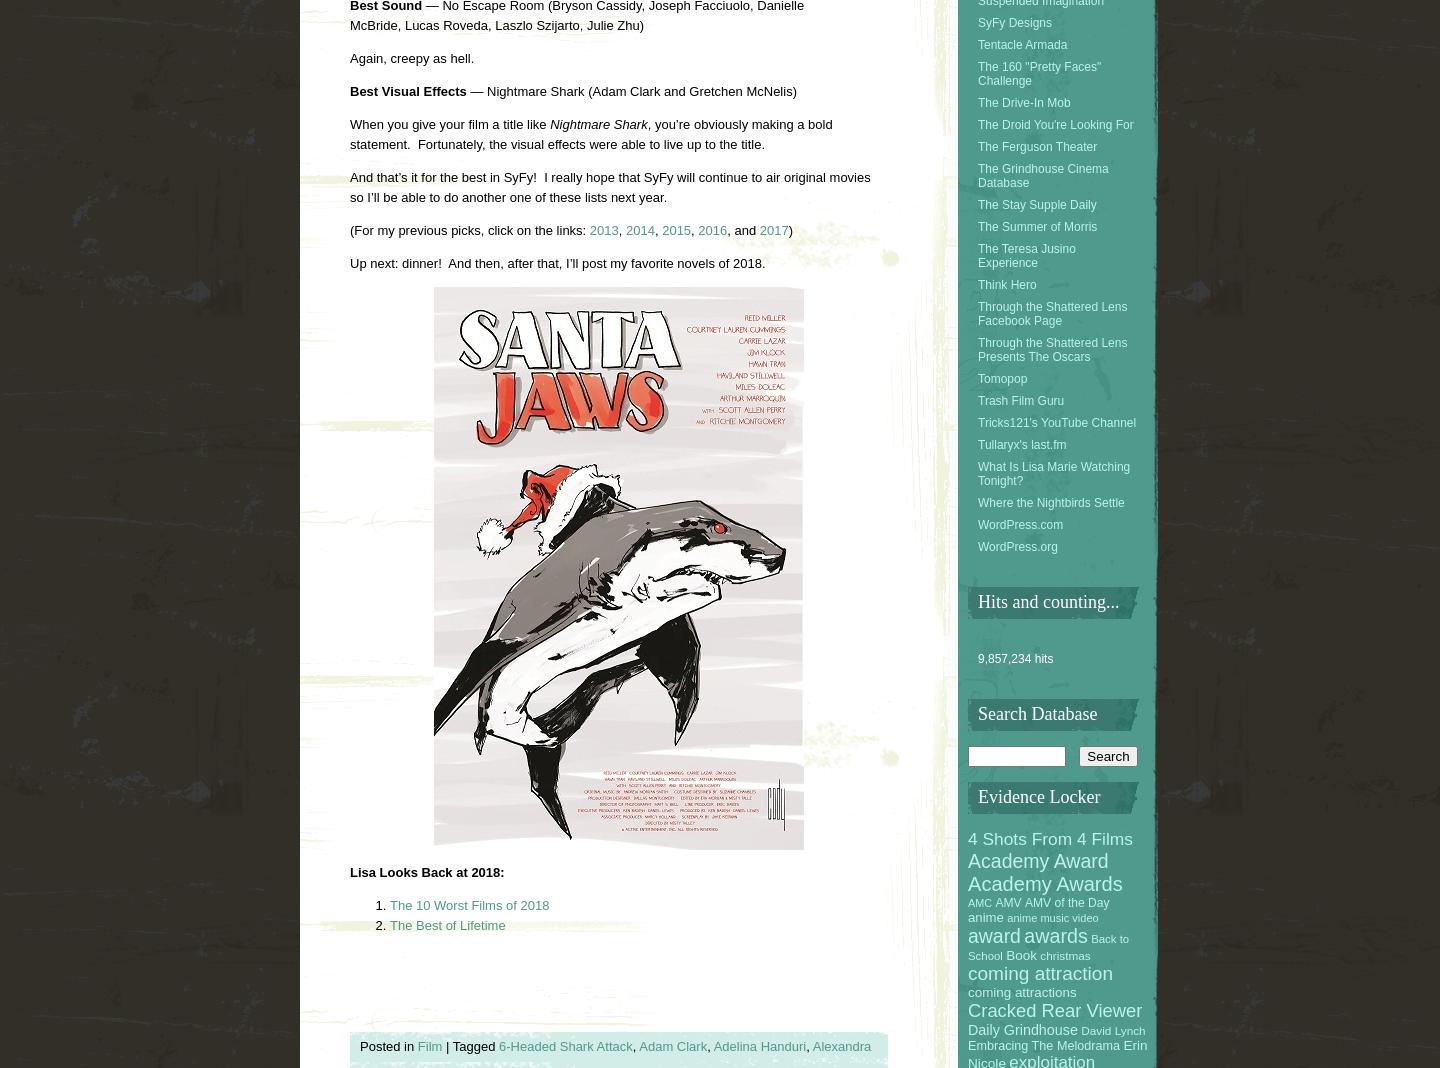 The height and width of the screenshot is (1068, 1440). Describe the element at coordinates (1005, 915) in the screenshot. I see `'anime music video'` at that location.